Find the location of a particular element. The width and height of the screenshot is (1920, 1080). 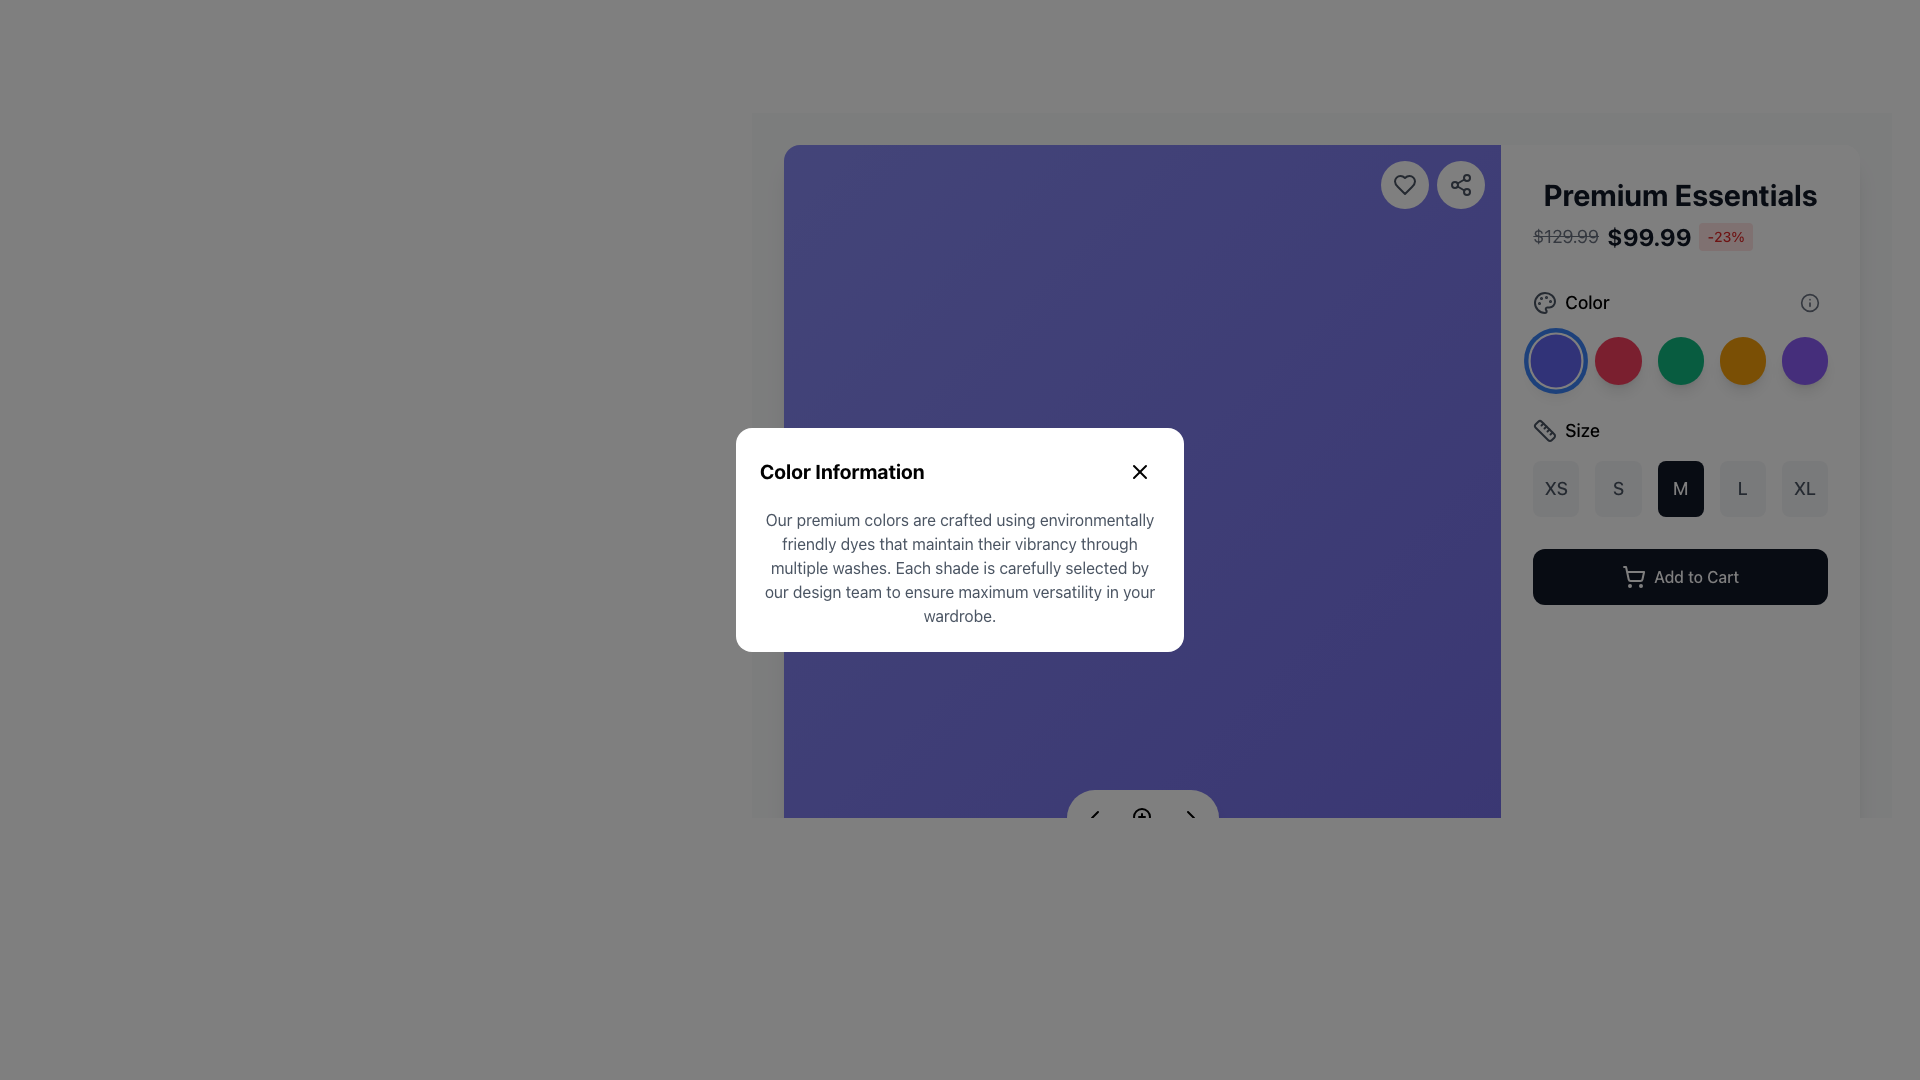

the cross-shaped icon at the top-right corner of the 'Color Information' dialog box is located at coordinates (1140, 471).